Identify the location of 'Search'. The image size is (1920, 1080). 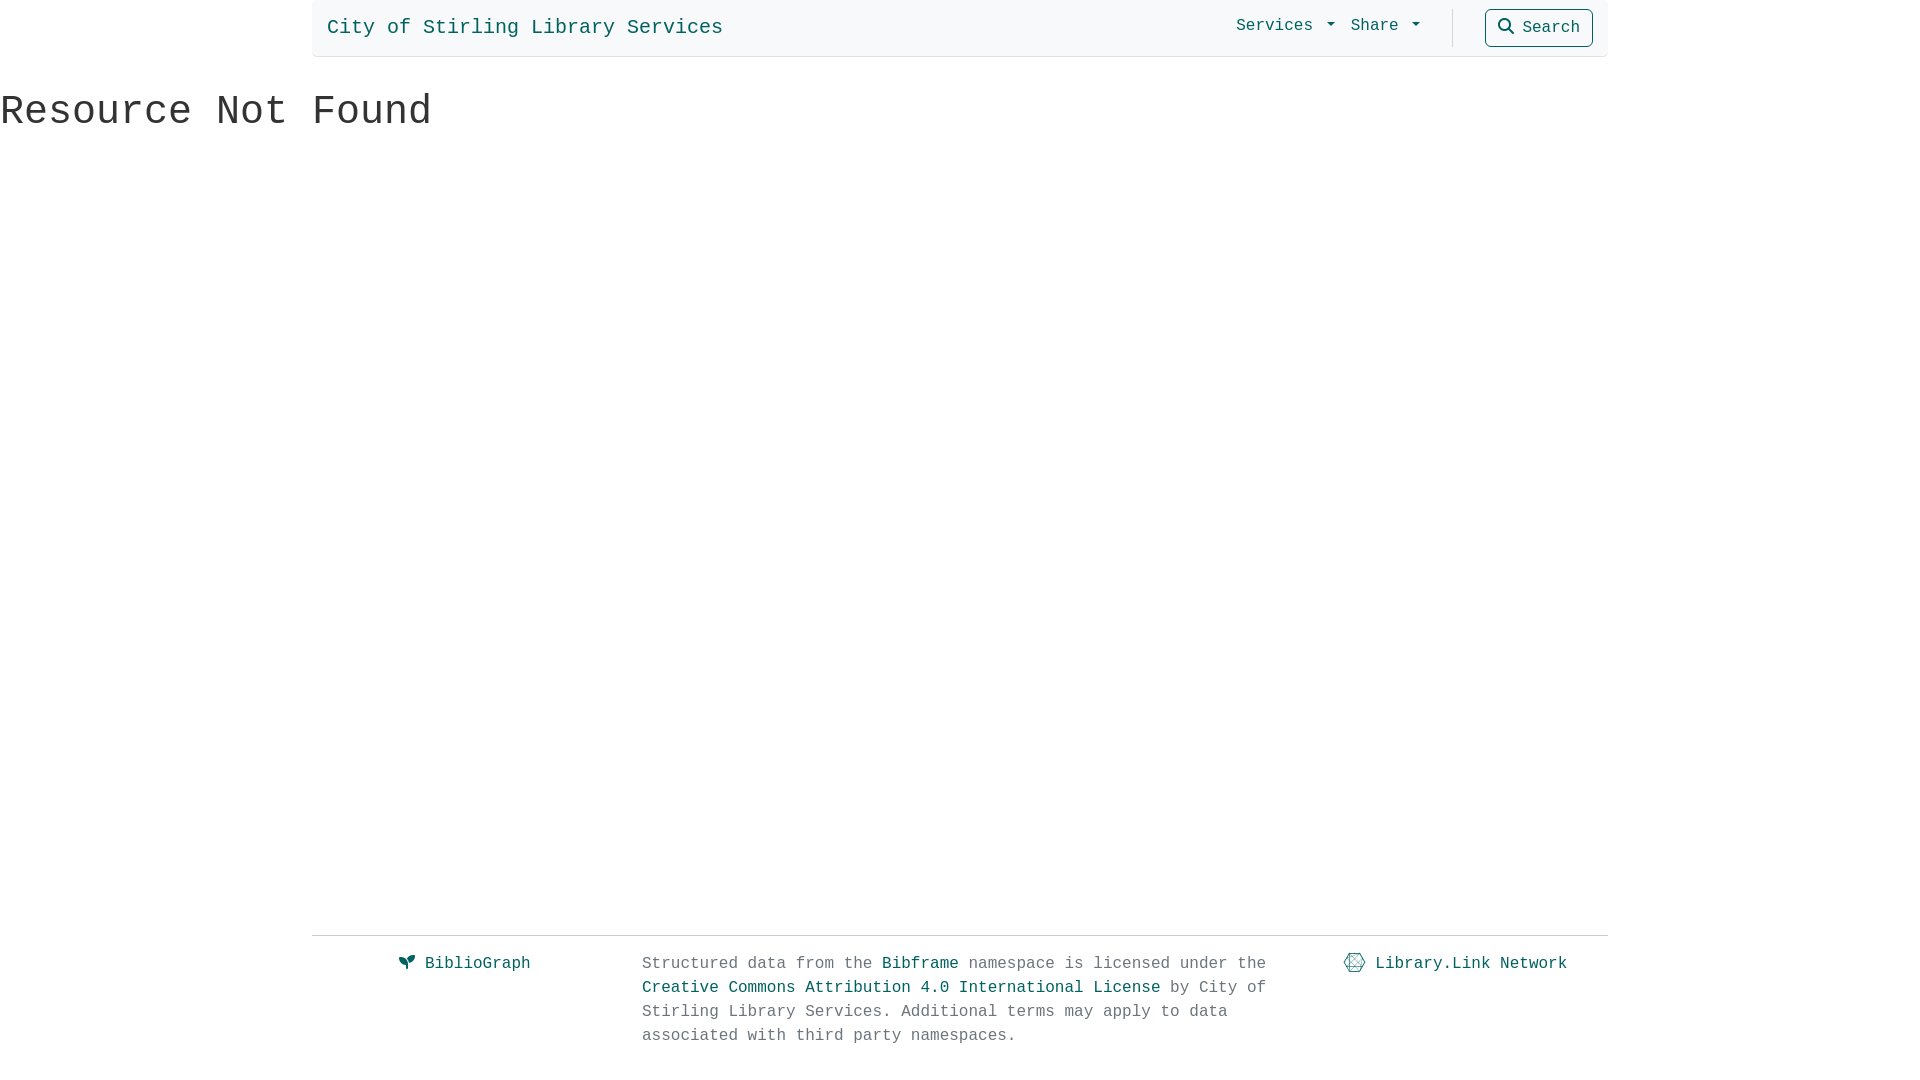
(1538, 27).